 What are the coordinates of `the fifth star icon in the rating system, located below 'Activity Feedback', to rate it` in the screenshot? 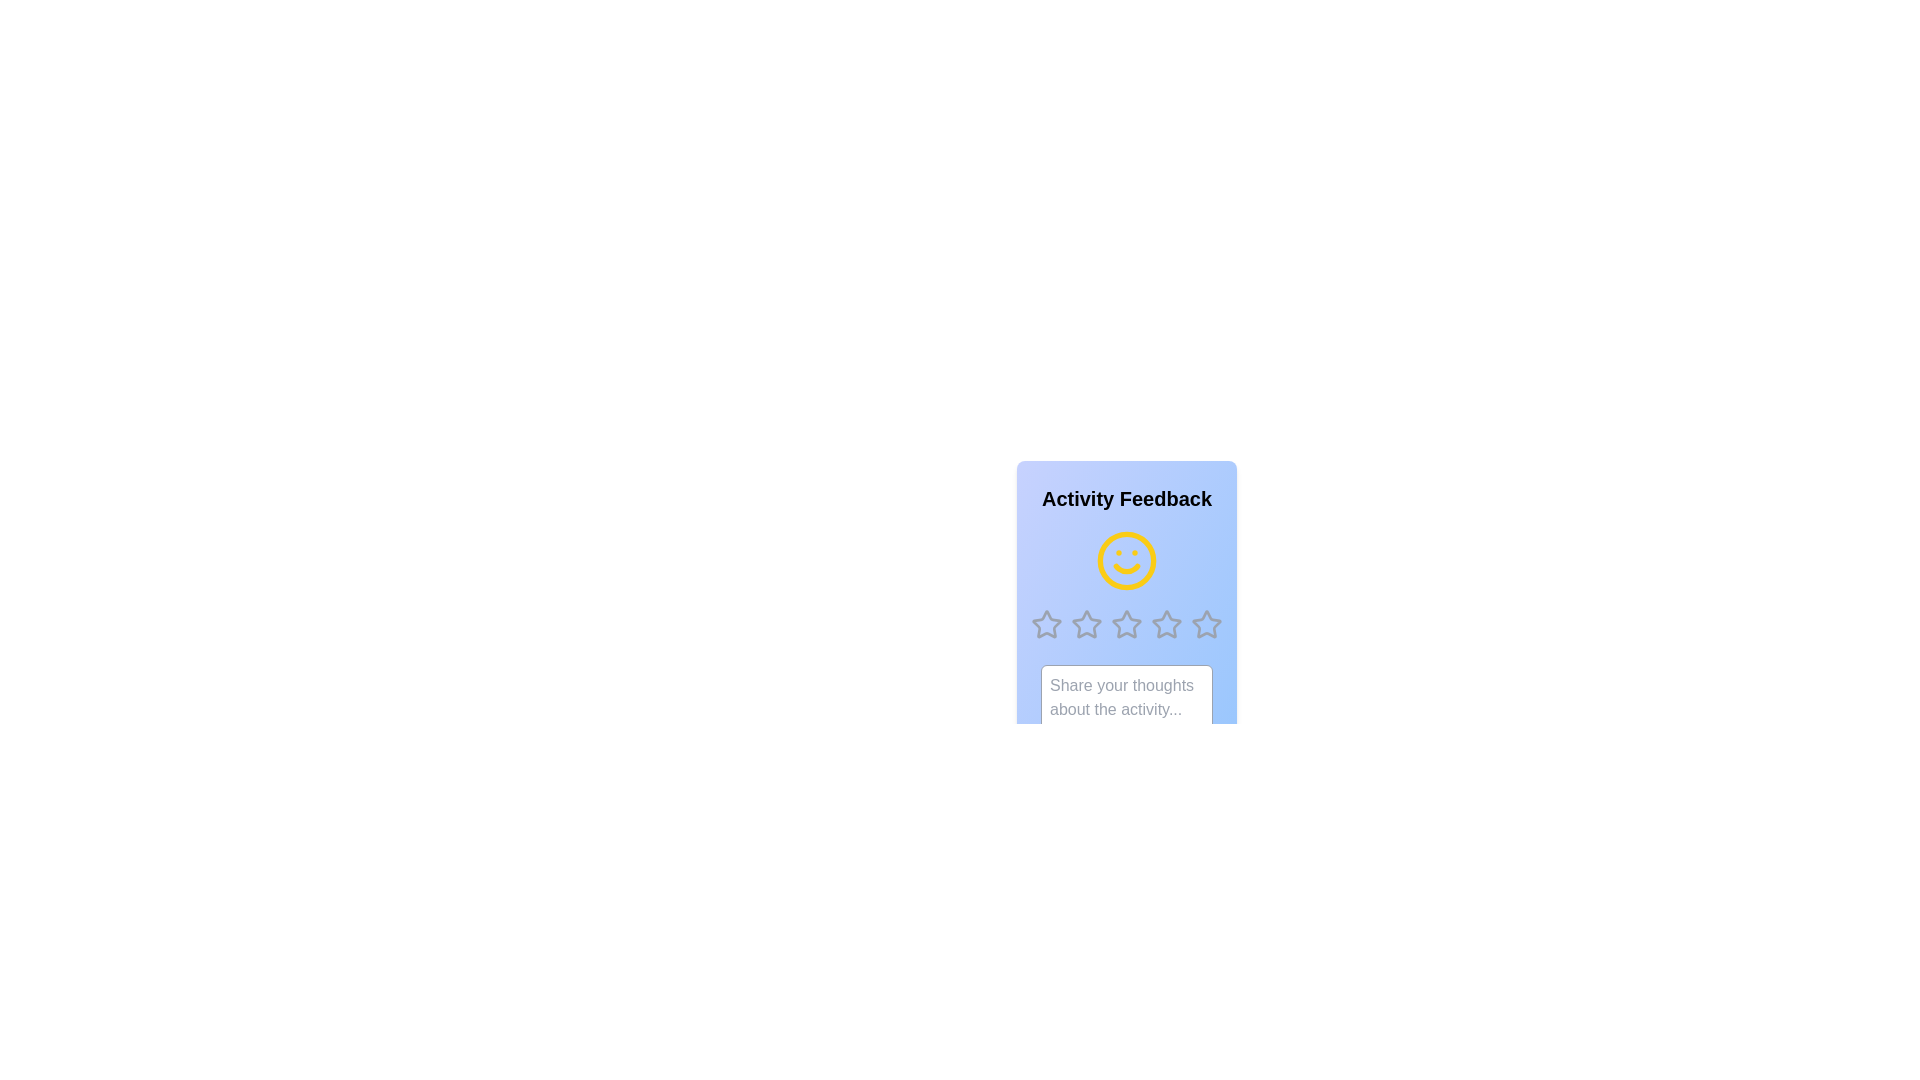 It's located at (1166, 623).